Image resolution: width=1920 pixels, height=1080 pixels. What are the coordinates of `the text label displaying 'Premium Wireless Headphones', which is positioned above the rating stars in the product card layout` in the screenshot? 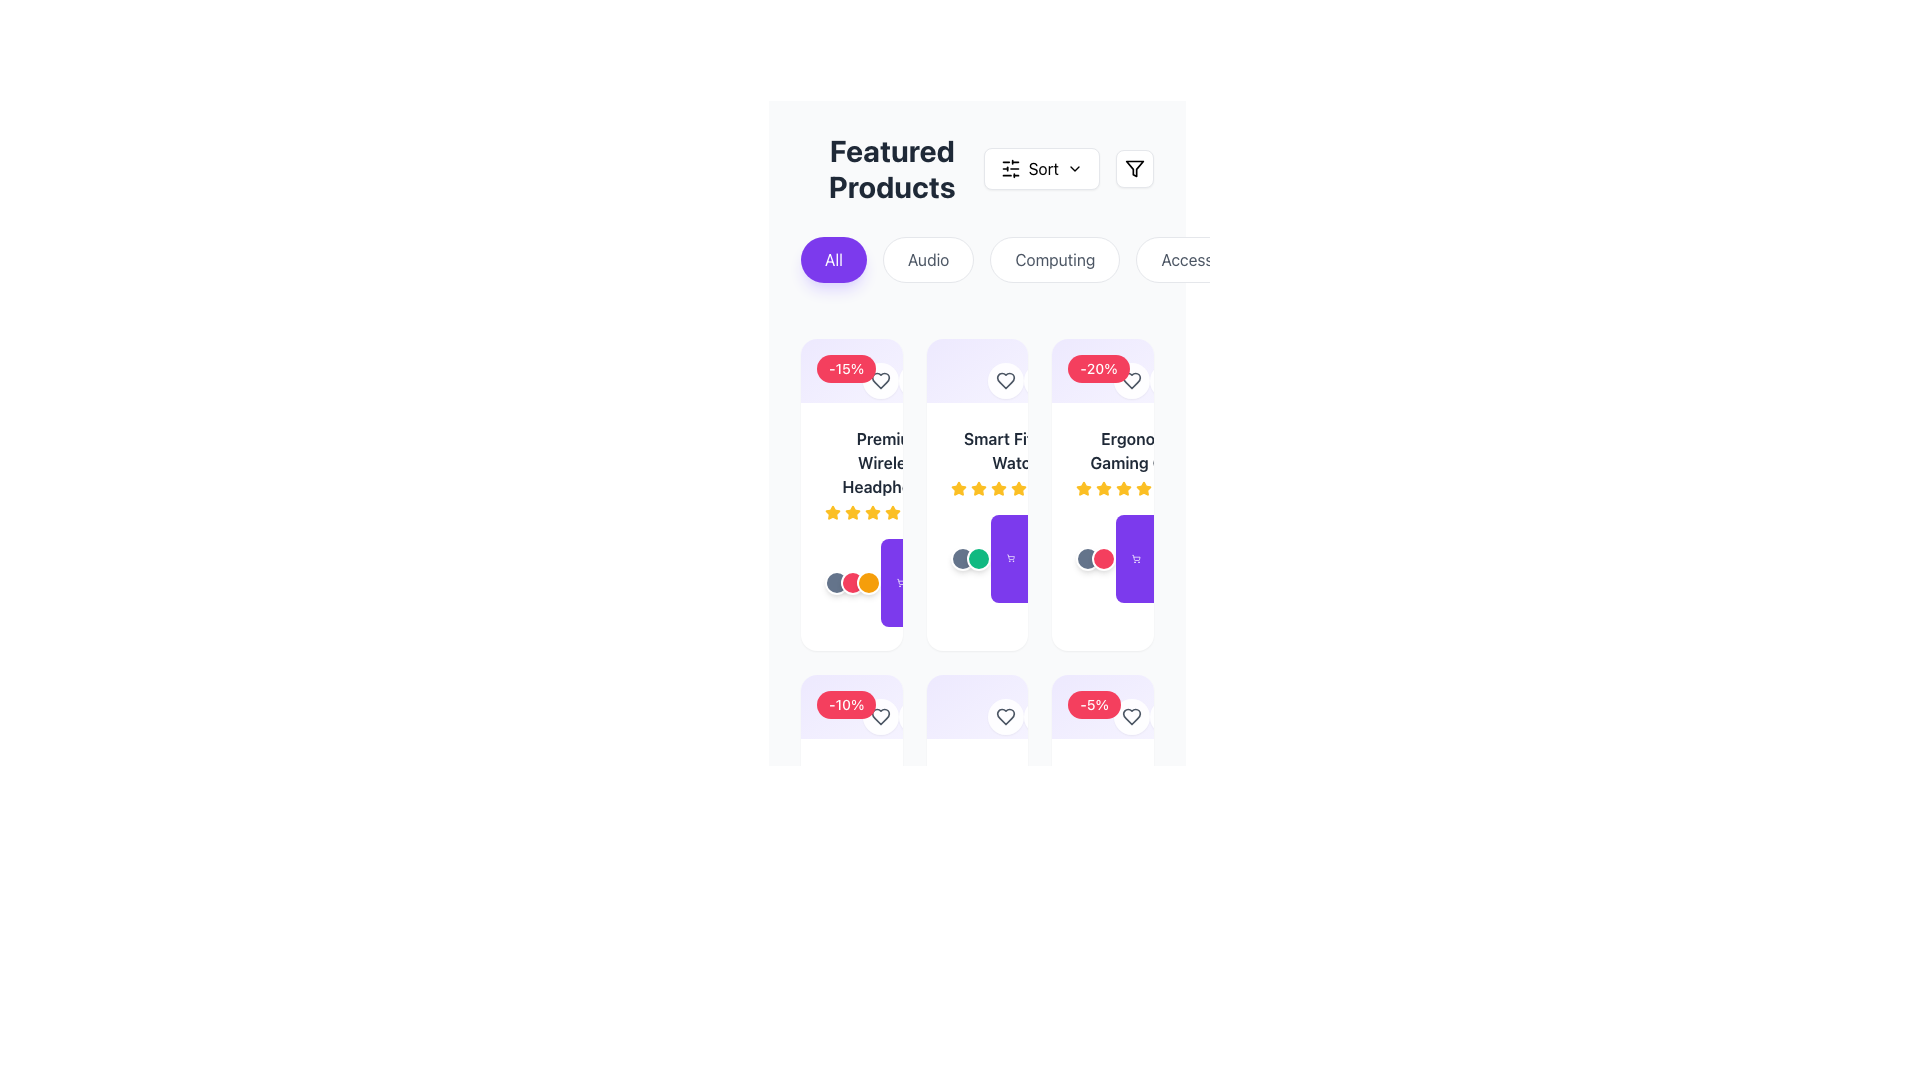 It's located at (889, 462).